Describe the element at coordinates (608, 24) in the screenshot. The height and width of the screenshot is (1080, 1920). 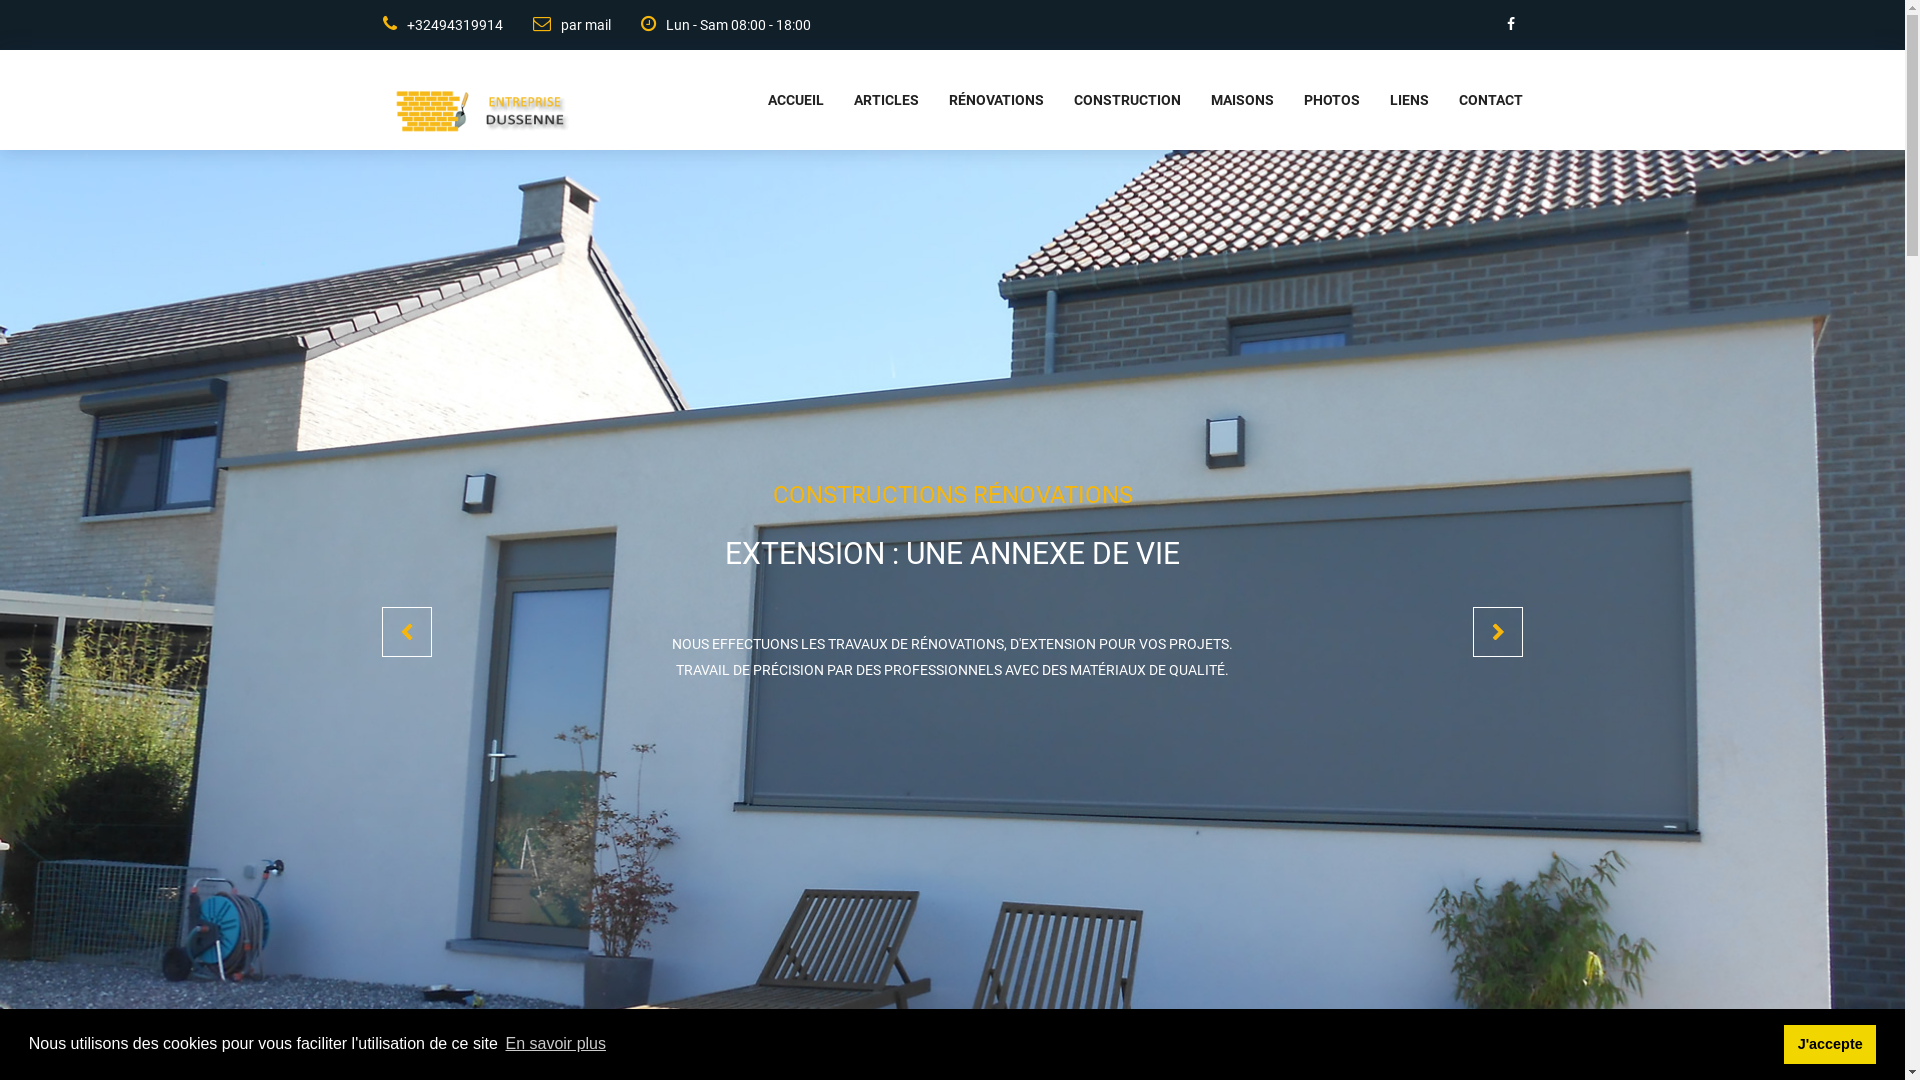
I see `'Lun - Sam 08:00 - 18:00'` at that location.